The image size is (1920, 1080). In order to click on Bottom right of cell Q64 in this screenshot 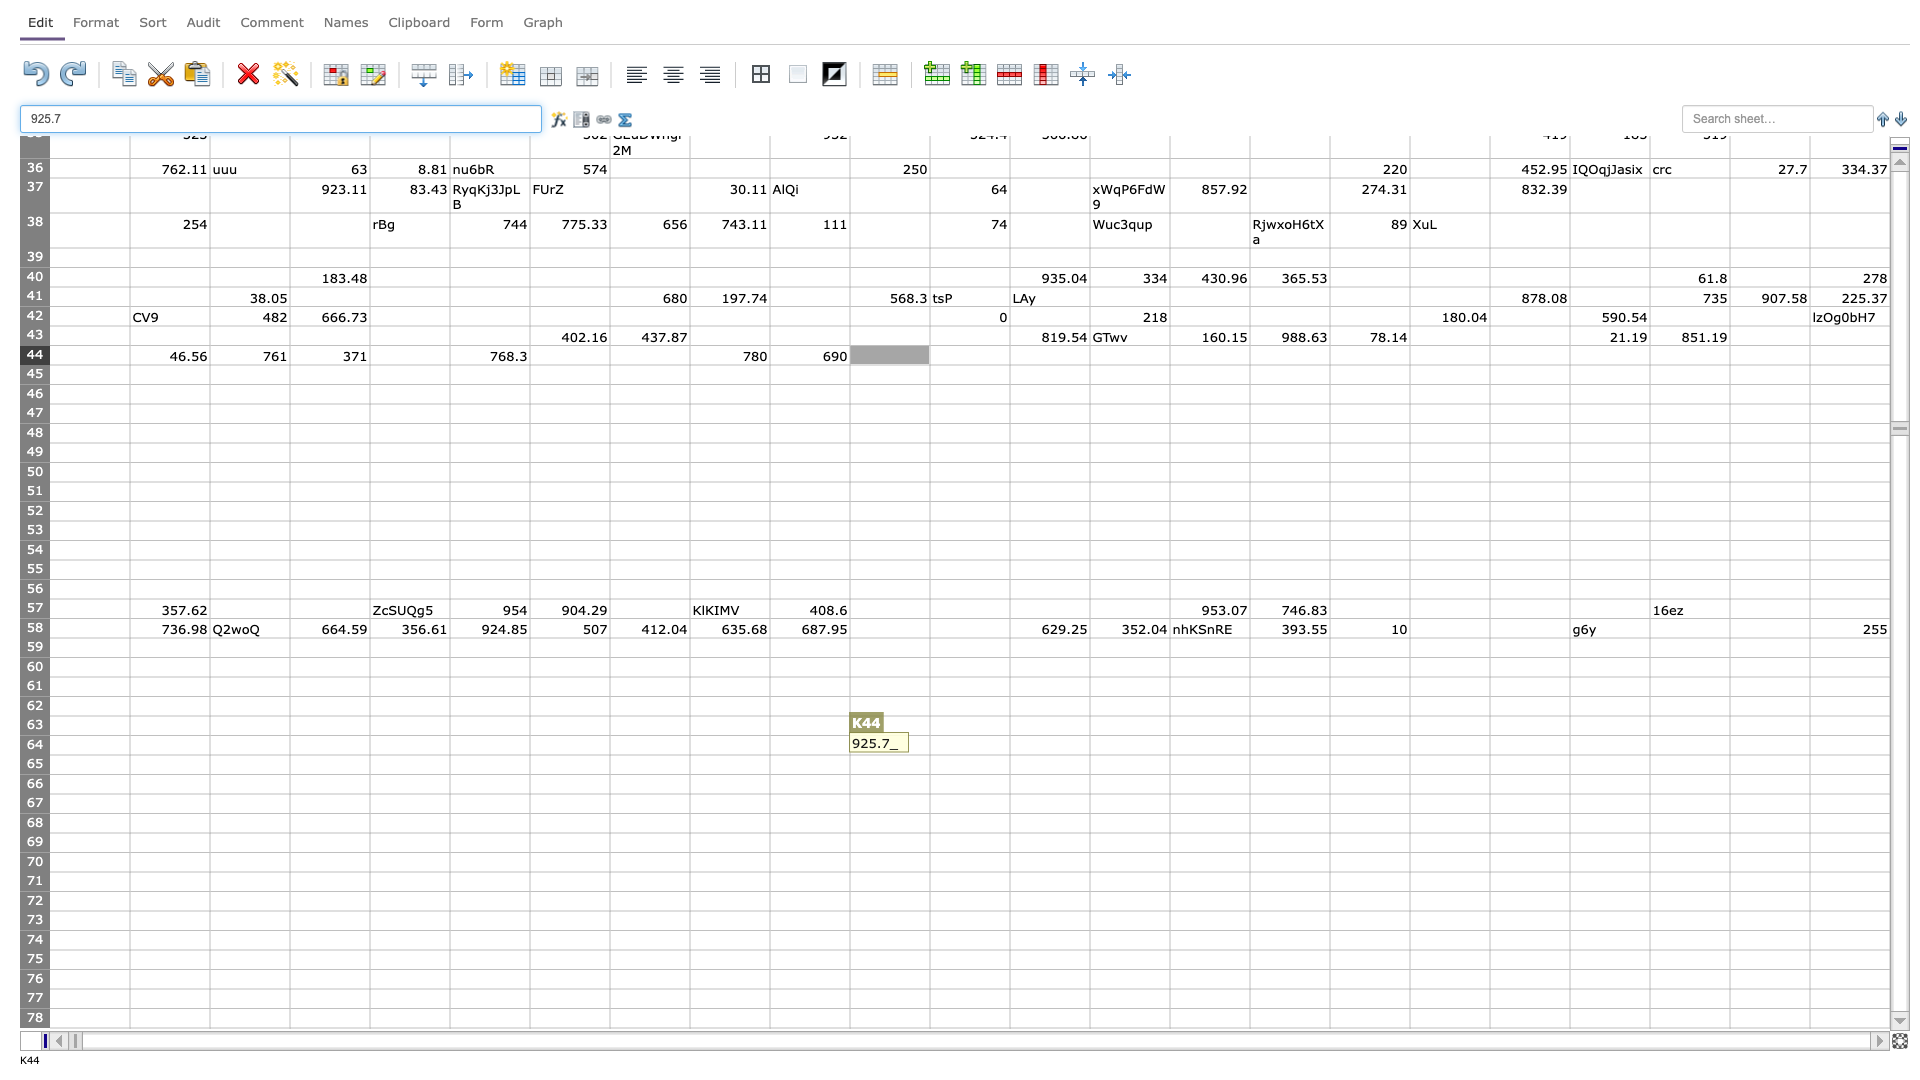, I will do `click(1409, 755)`.